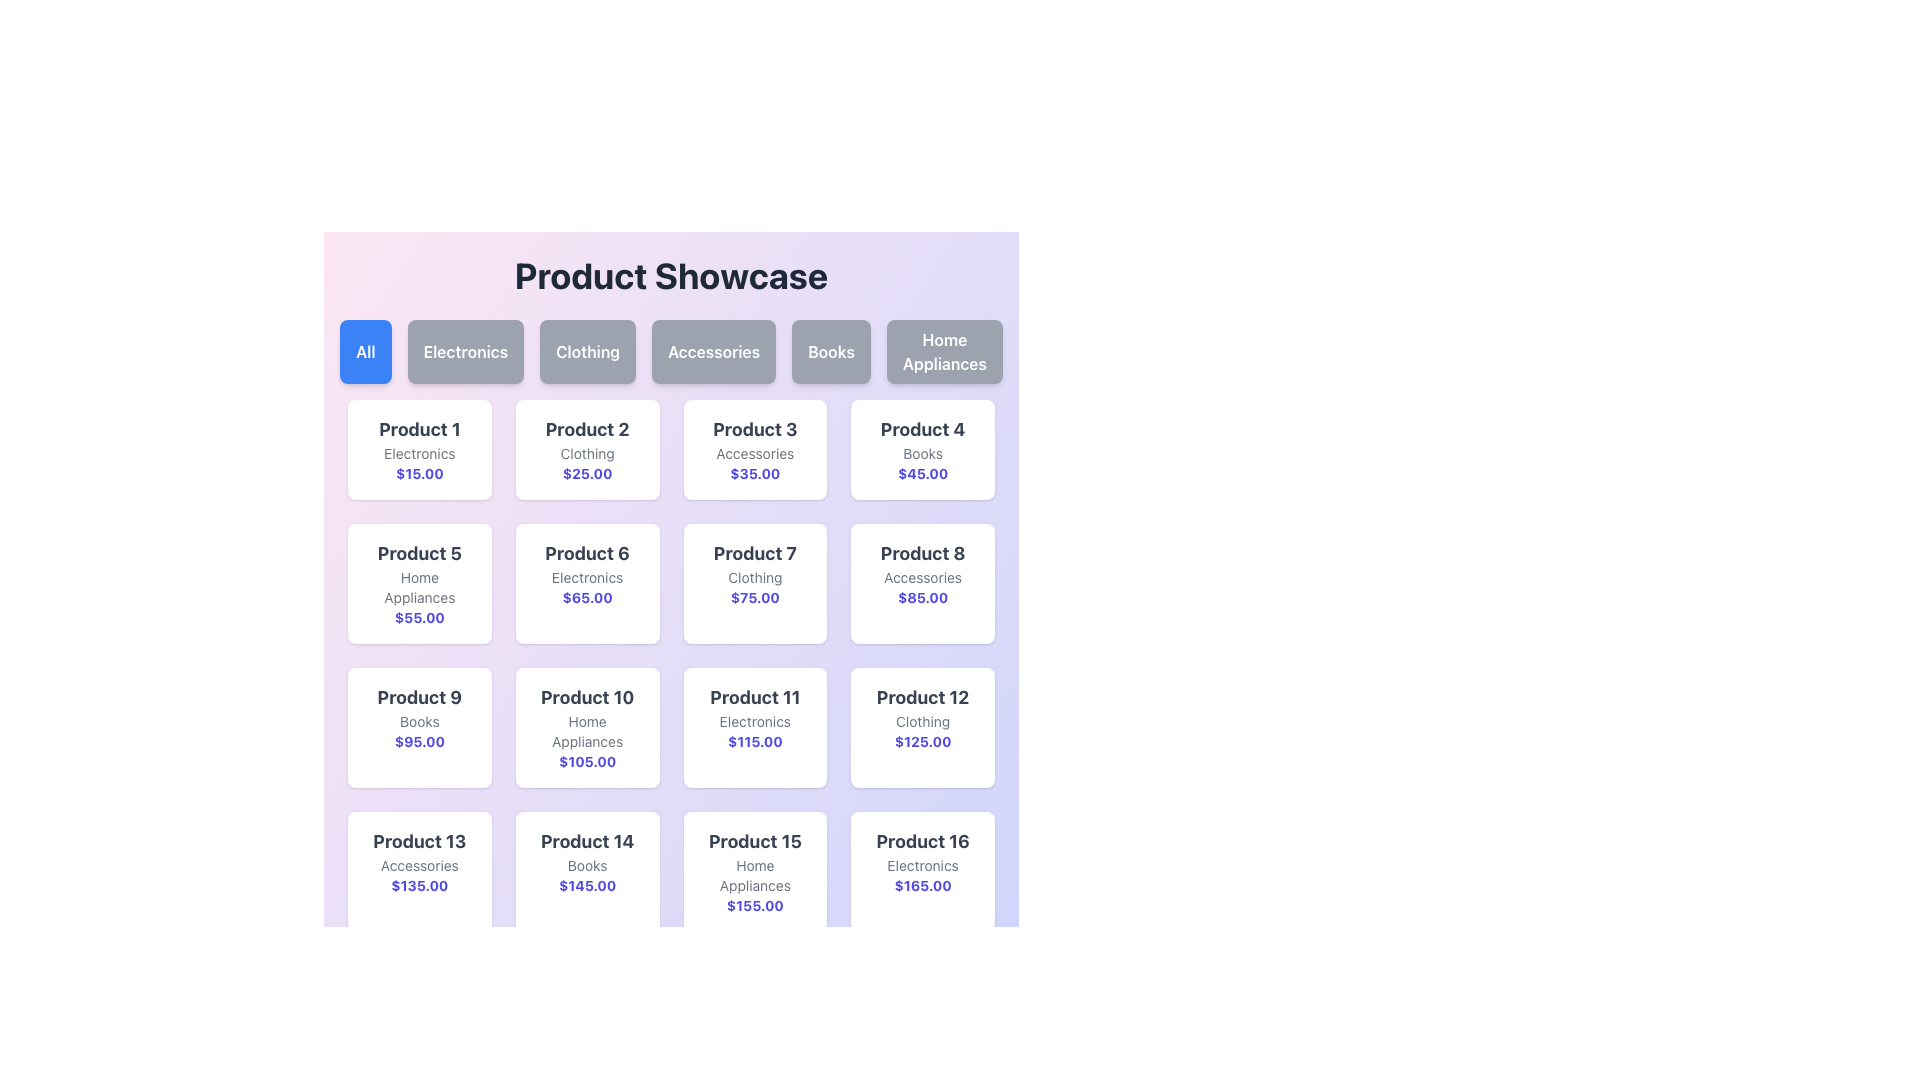 The height and width of the screenshot is (1080, 1920). What do you see at coordinates (922, 454) in the screenshot?
I see `the 'Books' text label which is styled in gray color and is located at the center bottom part of the 'Product 4' card, positioned below the product name and above the product price` at bounding box center [922, 454].